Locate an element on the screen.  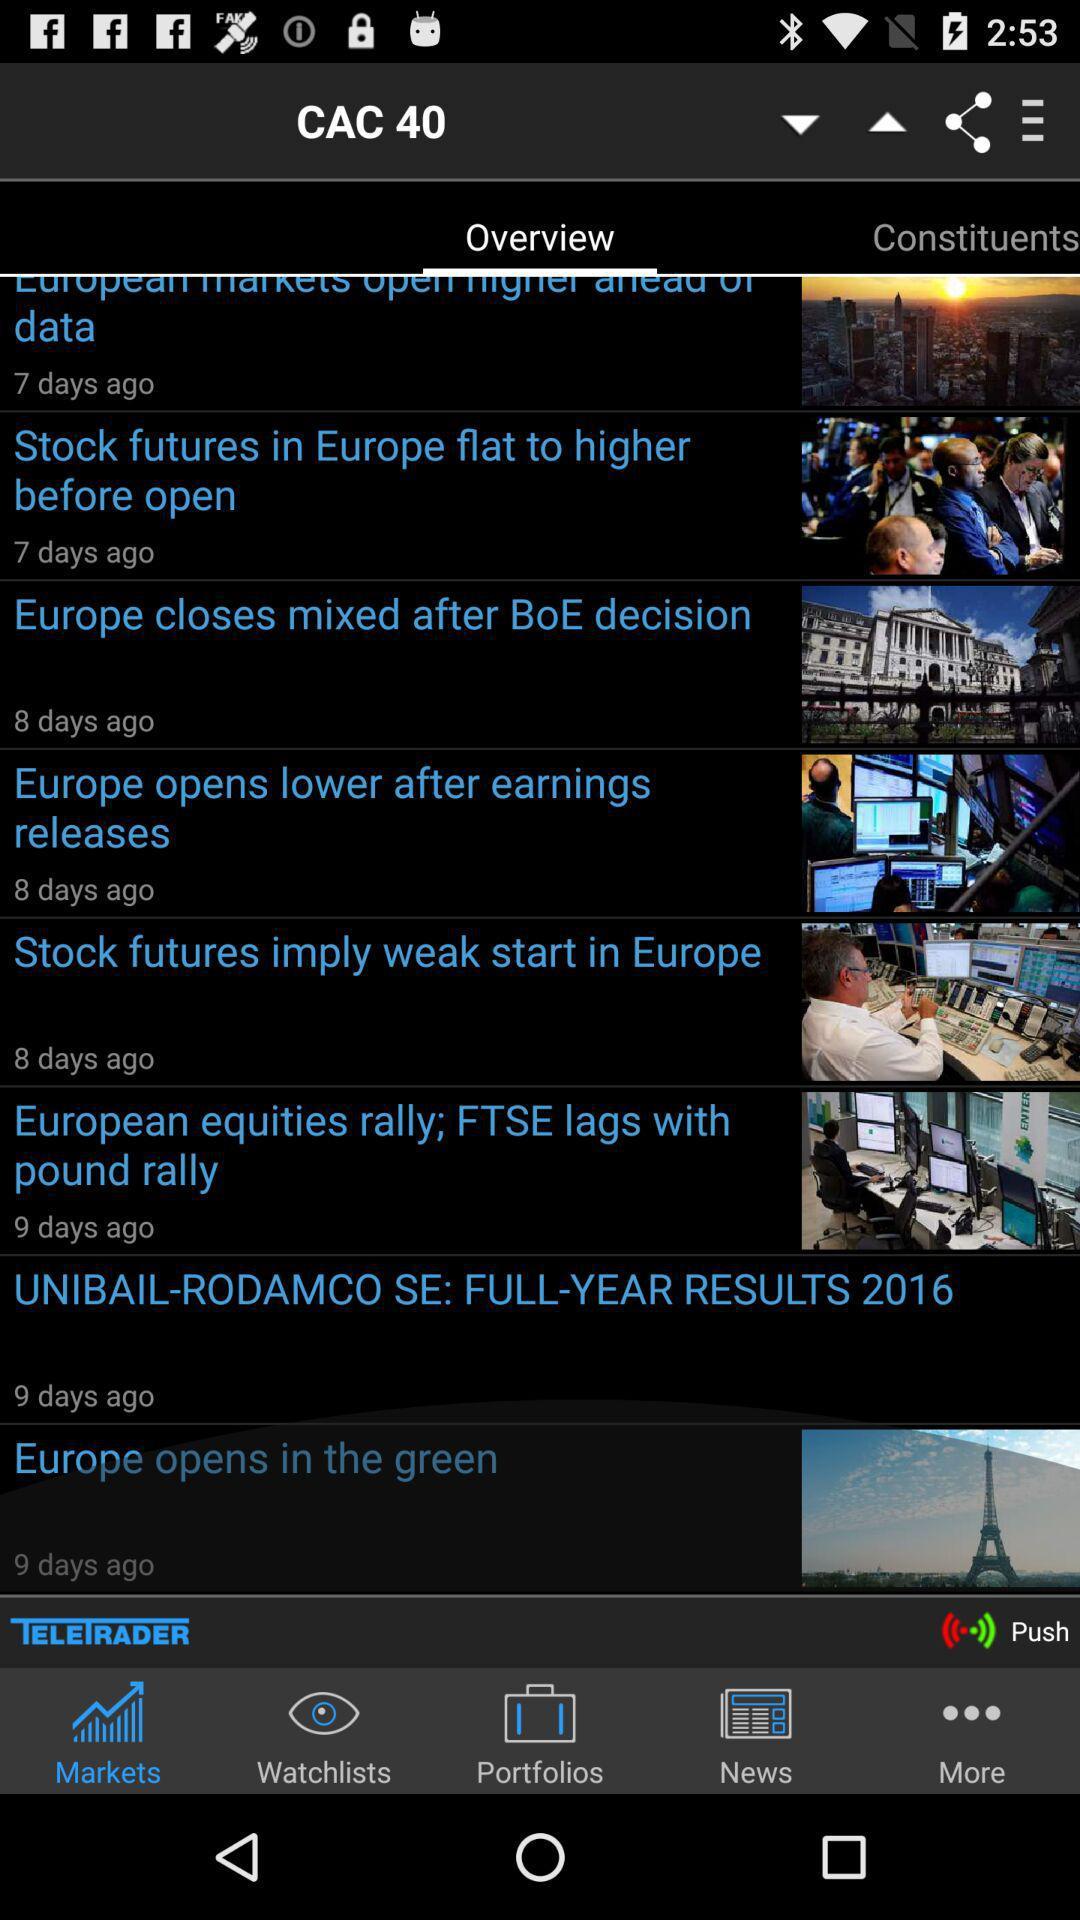
item to the right of the portfolios item is located at coordinates (756, 1732).